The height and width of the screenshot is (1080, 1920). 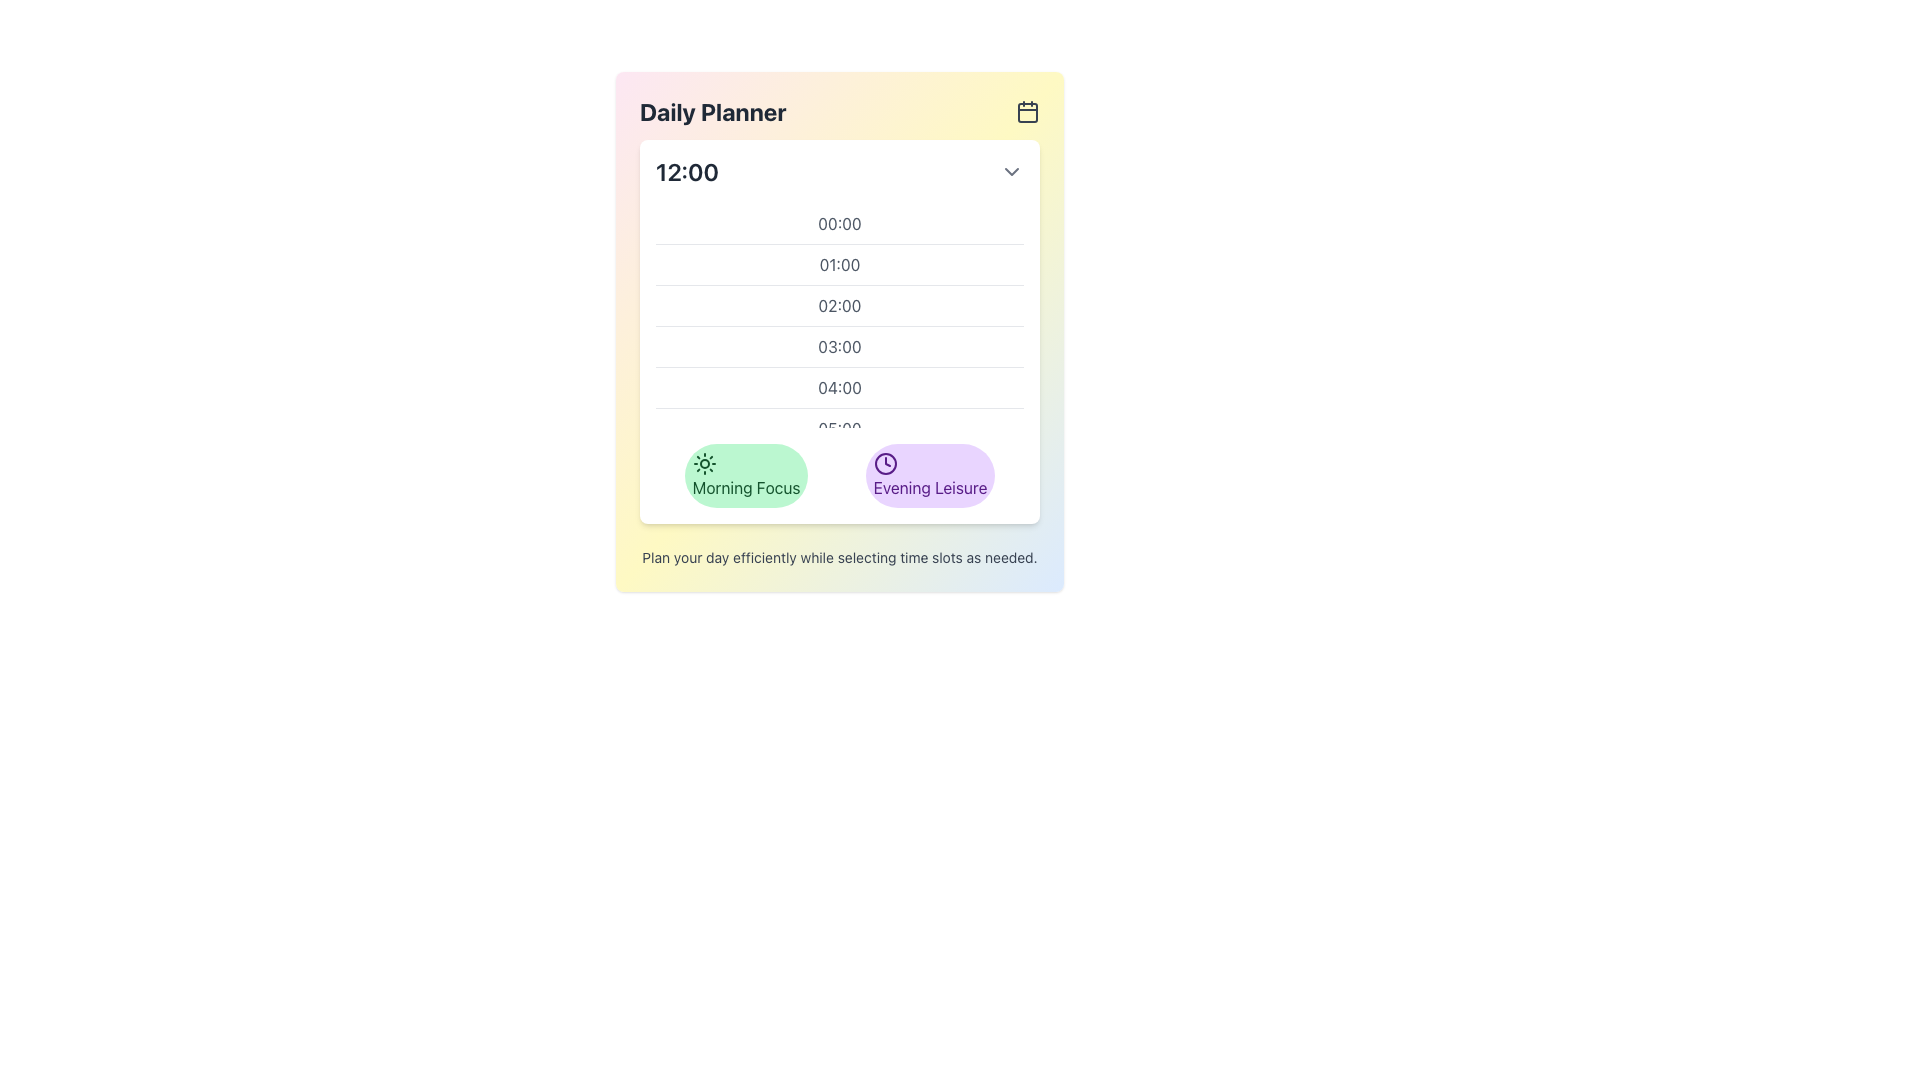 What do you see at coordinates (929, 475) in the screenshot?
I see `the 'Evening Leisure' button, which is the second button in a horizontal pair located near the bottom of the 'Daily Planner' interface` at bounding box center [929, 475].